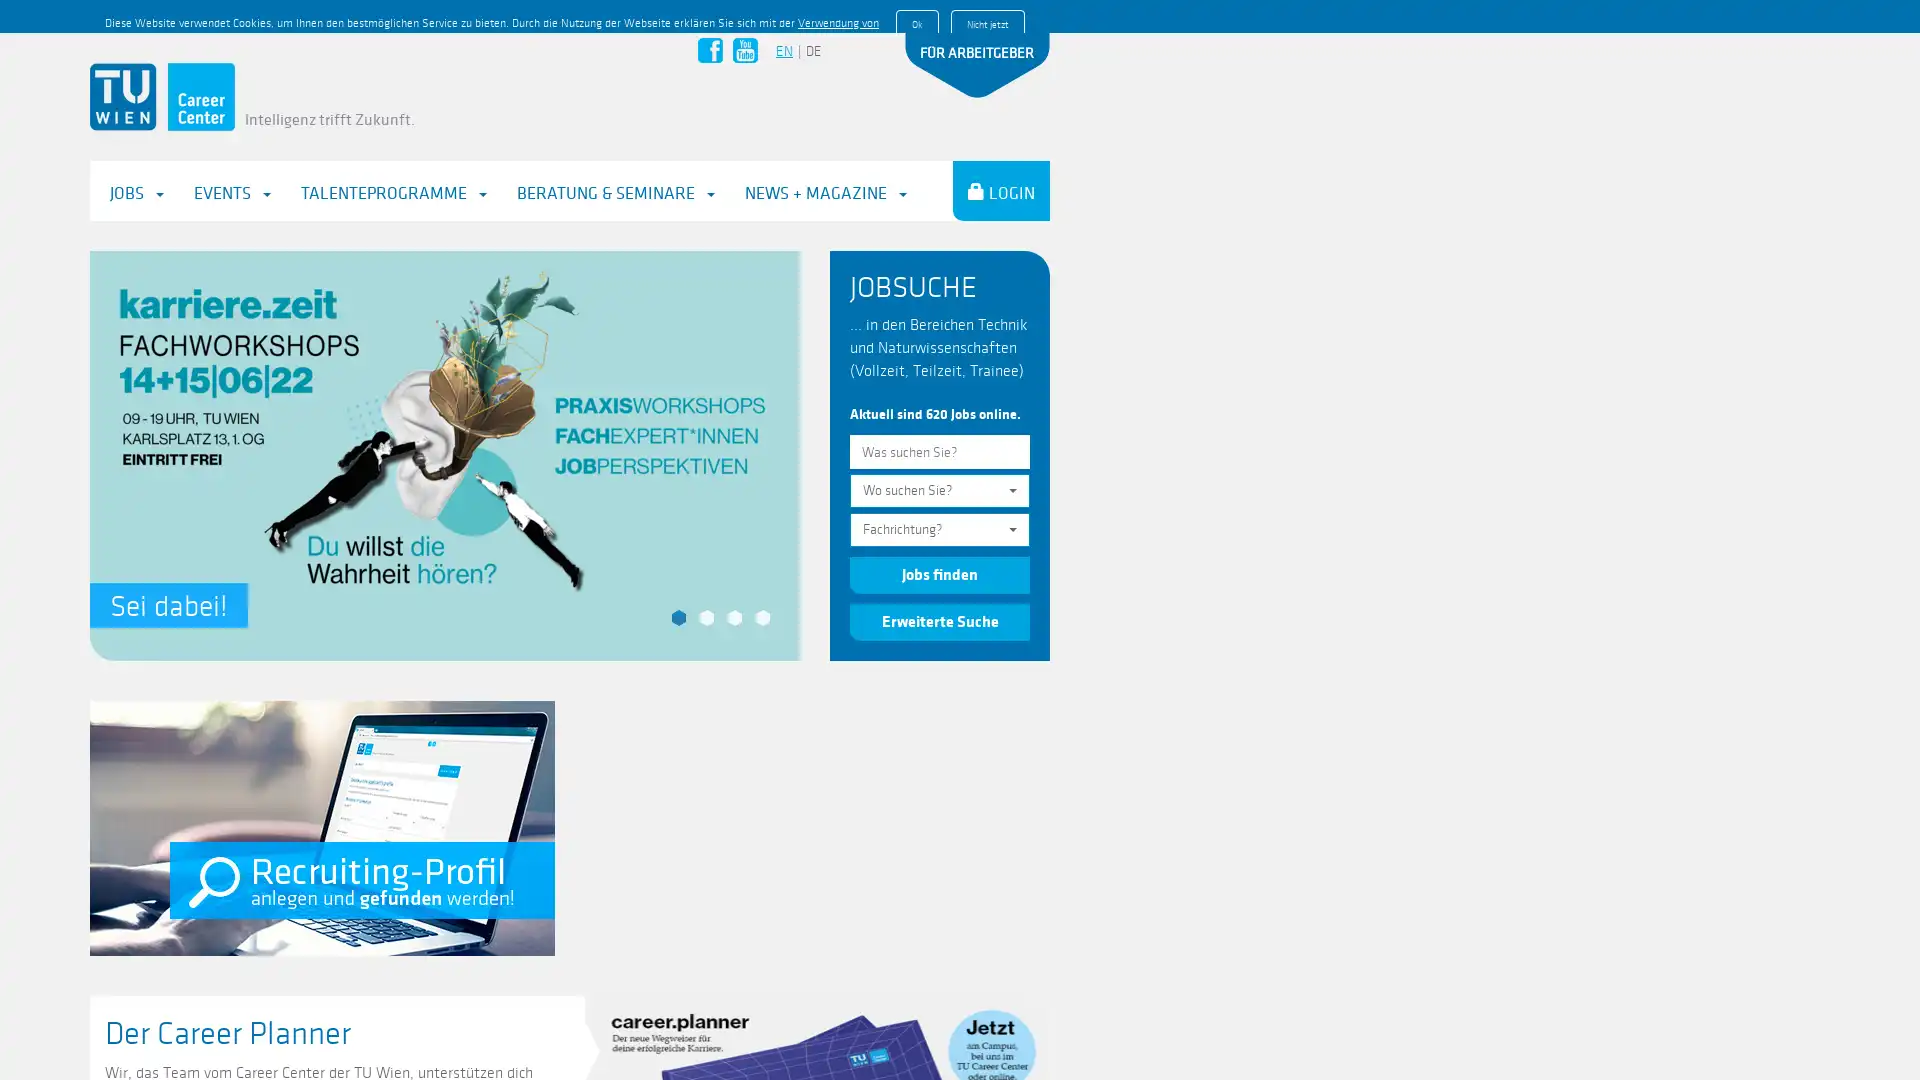  I want to click on Erweiterte Suche, so click(939, 587).